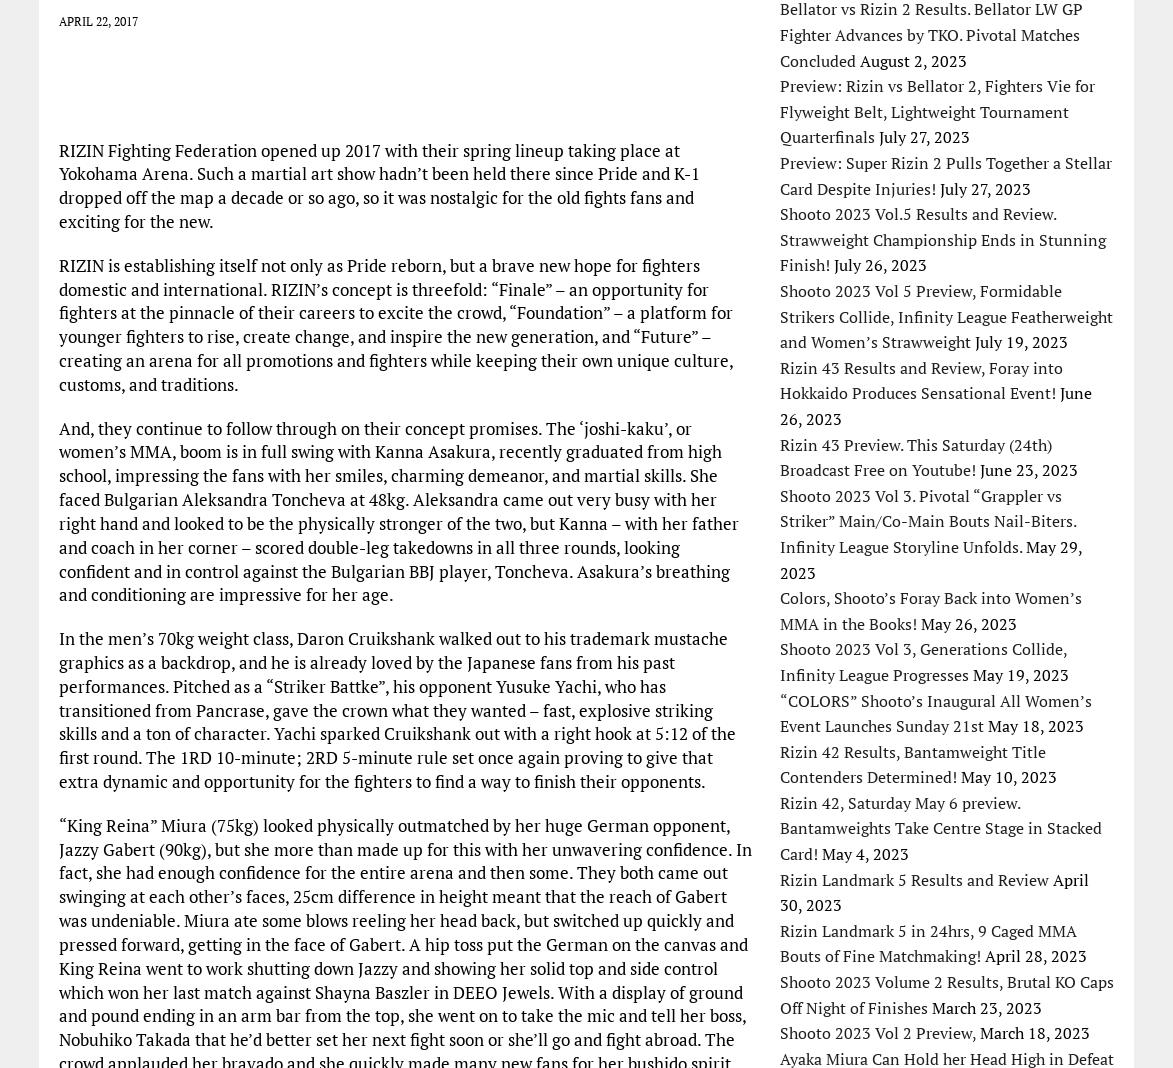 Image resolution: width=1173 pixels, height=1068 pixels. I want to click on 'RIZIN Fighting Federation opened up 2017 with their spring lineup taking place at Yokohama Arena. Such a martial art show hadn’t been held there since Pride and K-1 dropped off the map a decade or so ago, so it was nostalgic for the old fights fans and exciting for the new.', so click(57, 184).